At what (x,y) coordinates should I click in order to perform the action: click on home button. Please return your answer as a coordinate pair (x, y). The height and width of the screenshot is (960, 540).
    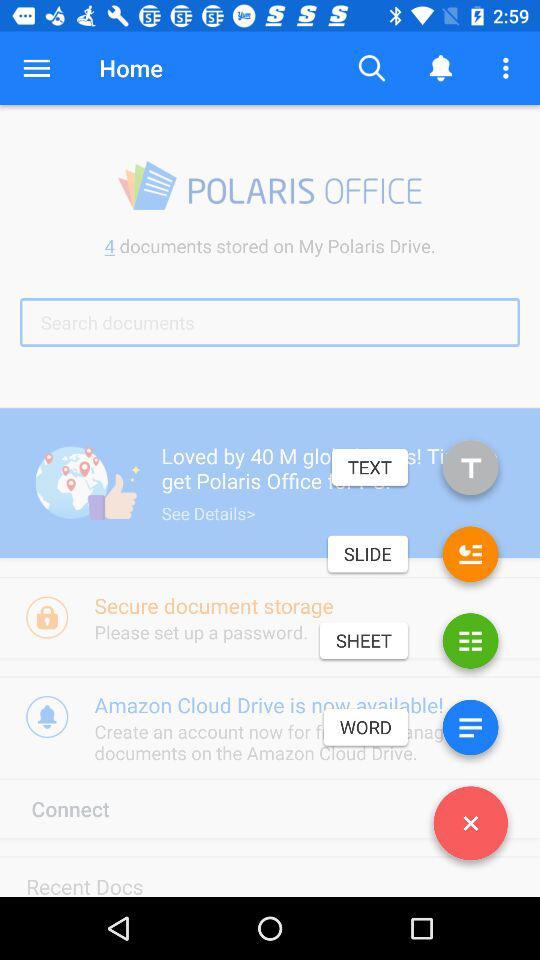
    Looking at the image, I should click on (131, 68).